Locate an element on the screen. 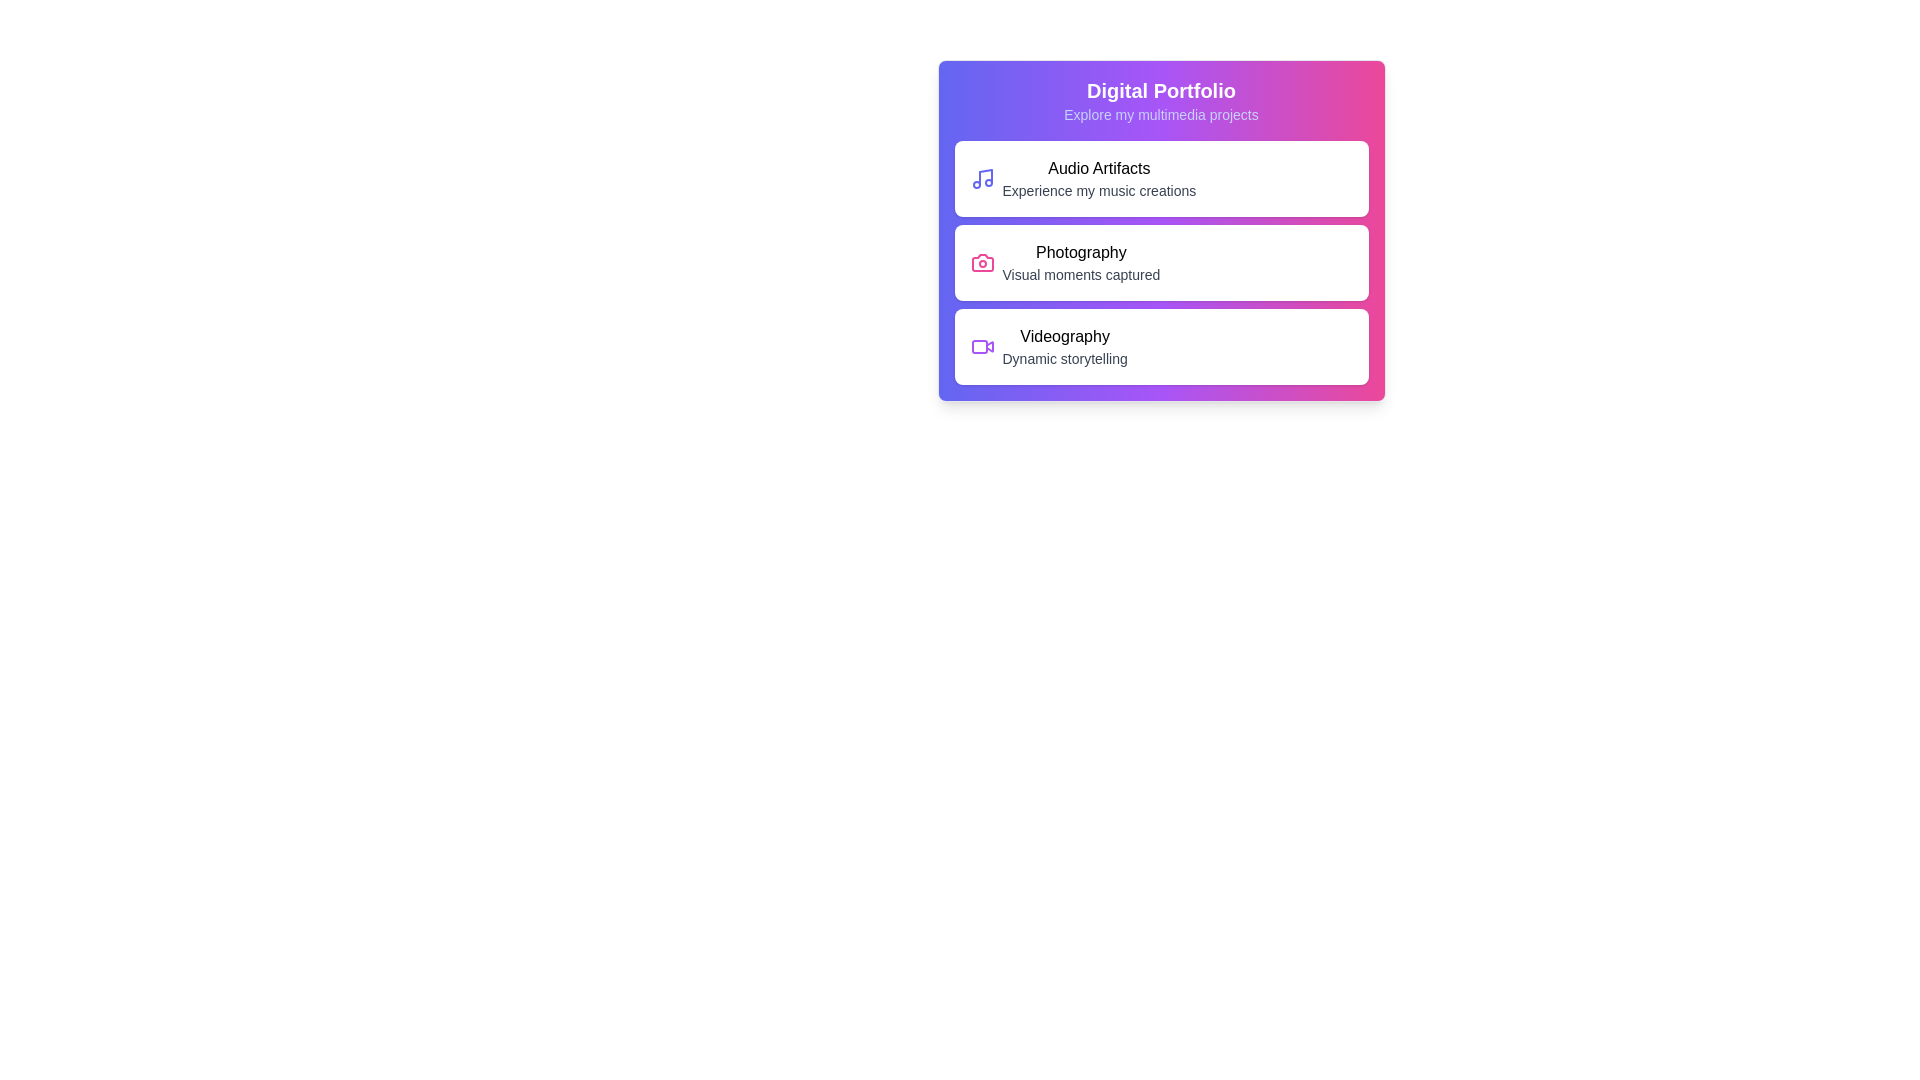 The image size is (1920, 1080). details from the videography project card, which is the third card in a vertical stack of three cards is located at coordinates (1161, 346).